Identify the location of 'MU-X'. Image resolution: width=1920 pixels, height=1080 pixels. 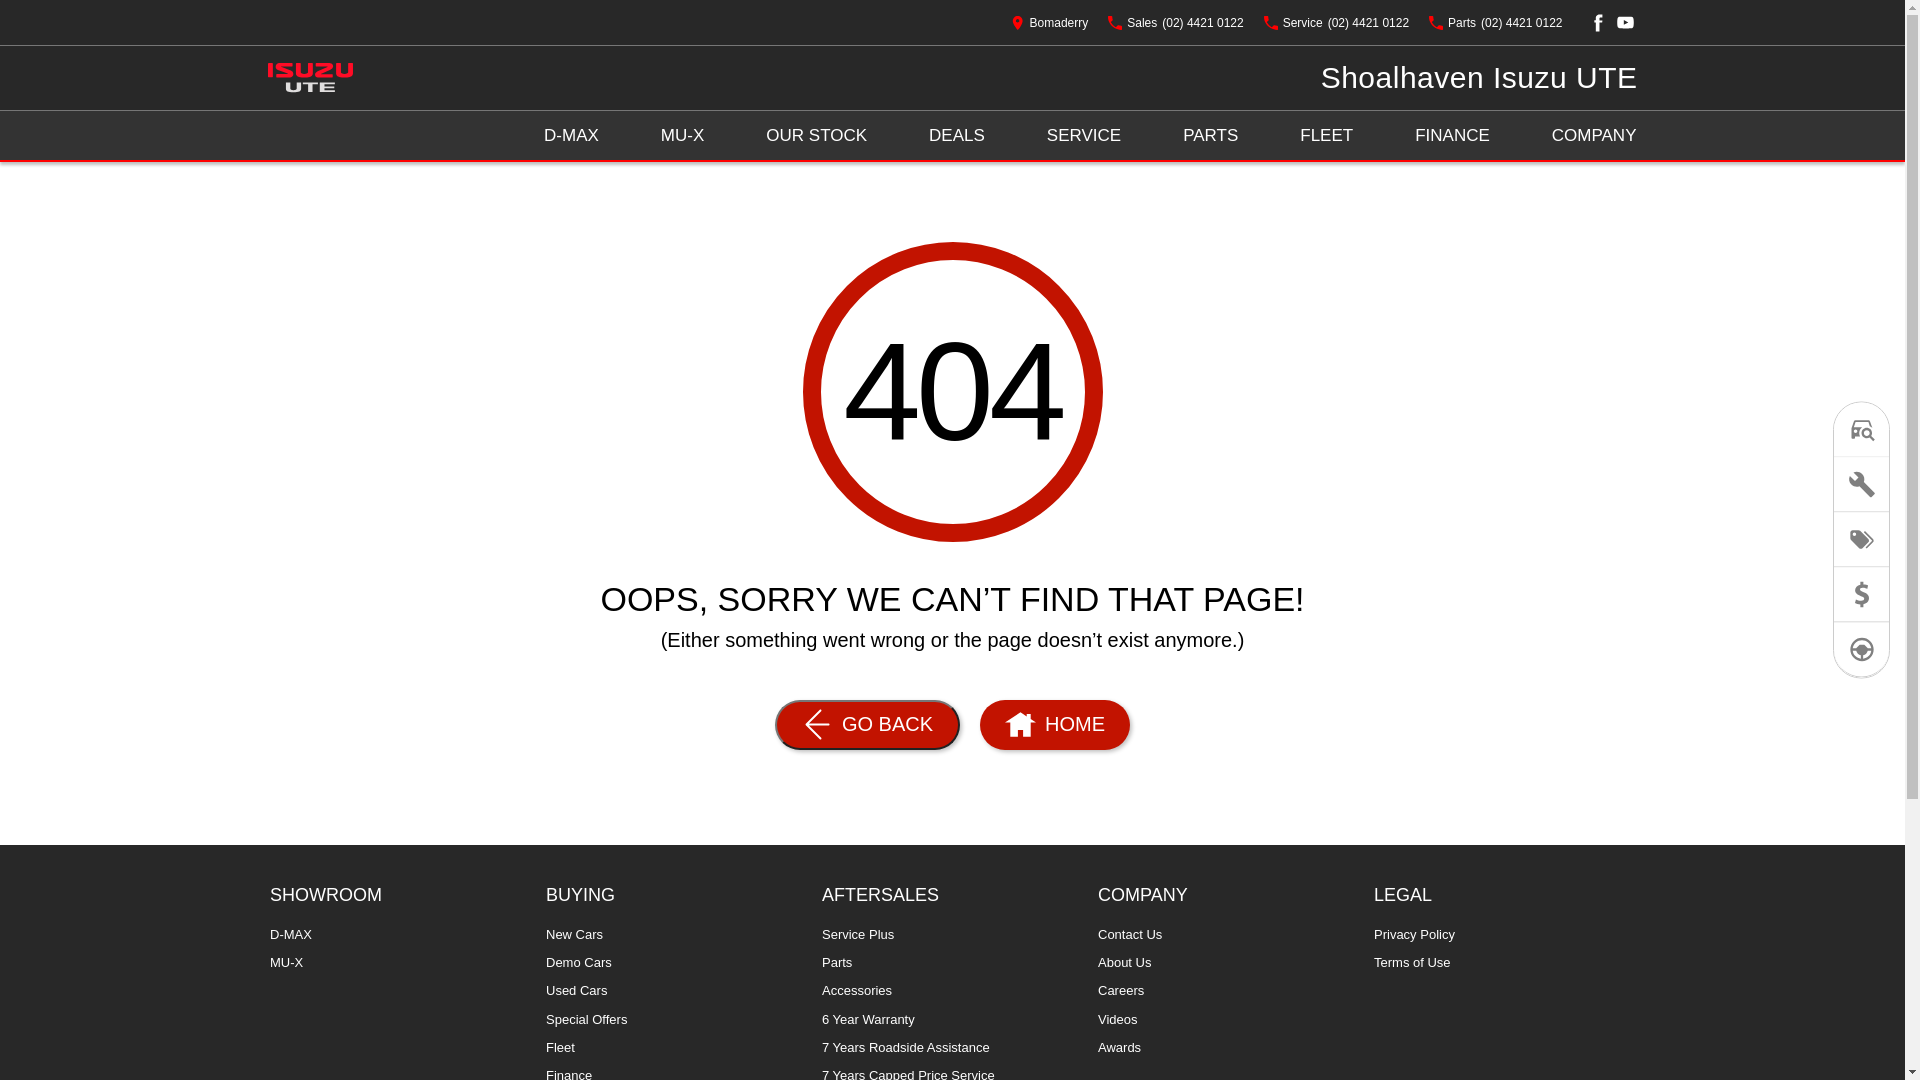
(268, 962).